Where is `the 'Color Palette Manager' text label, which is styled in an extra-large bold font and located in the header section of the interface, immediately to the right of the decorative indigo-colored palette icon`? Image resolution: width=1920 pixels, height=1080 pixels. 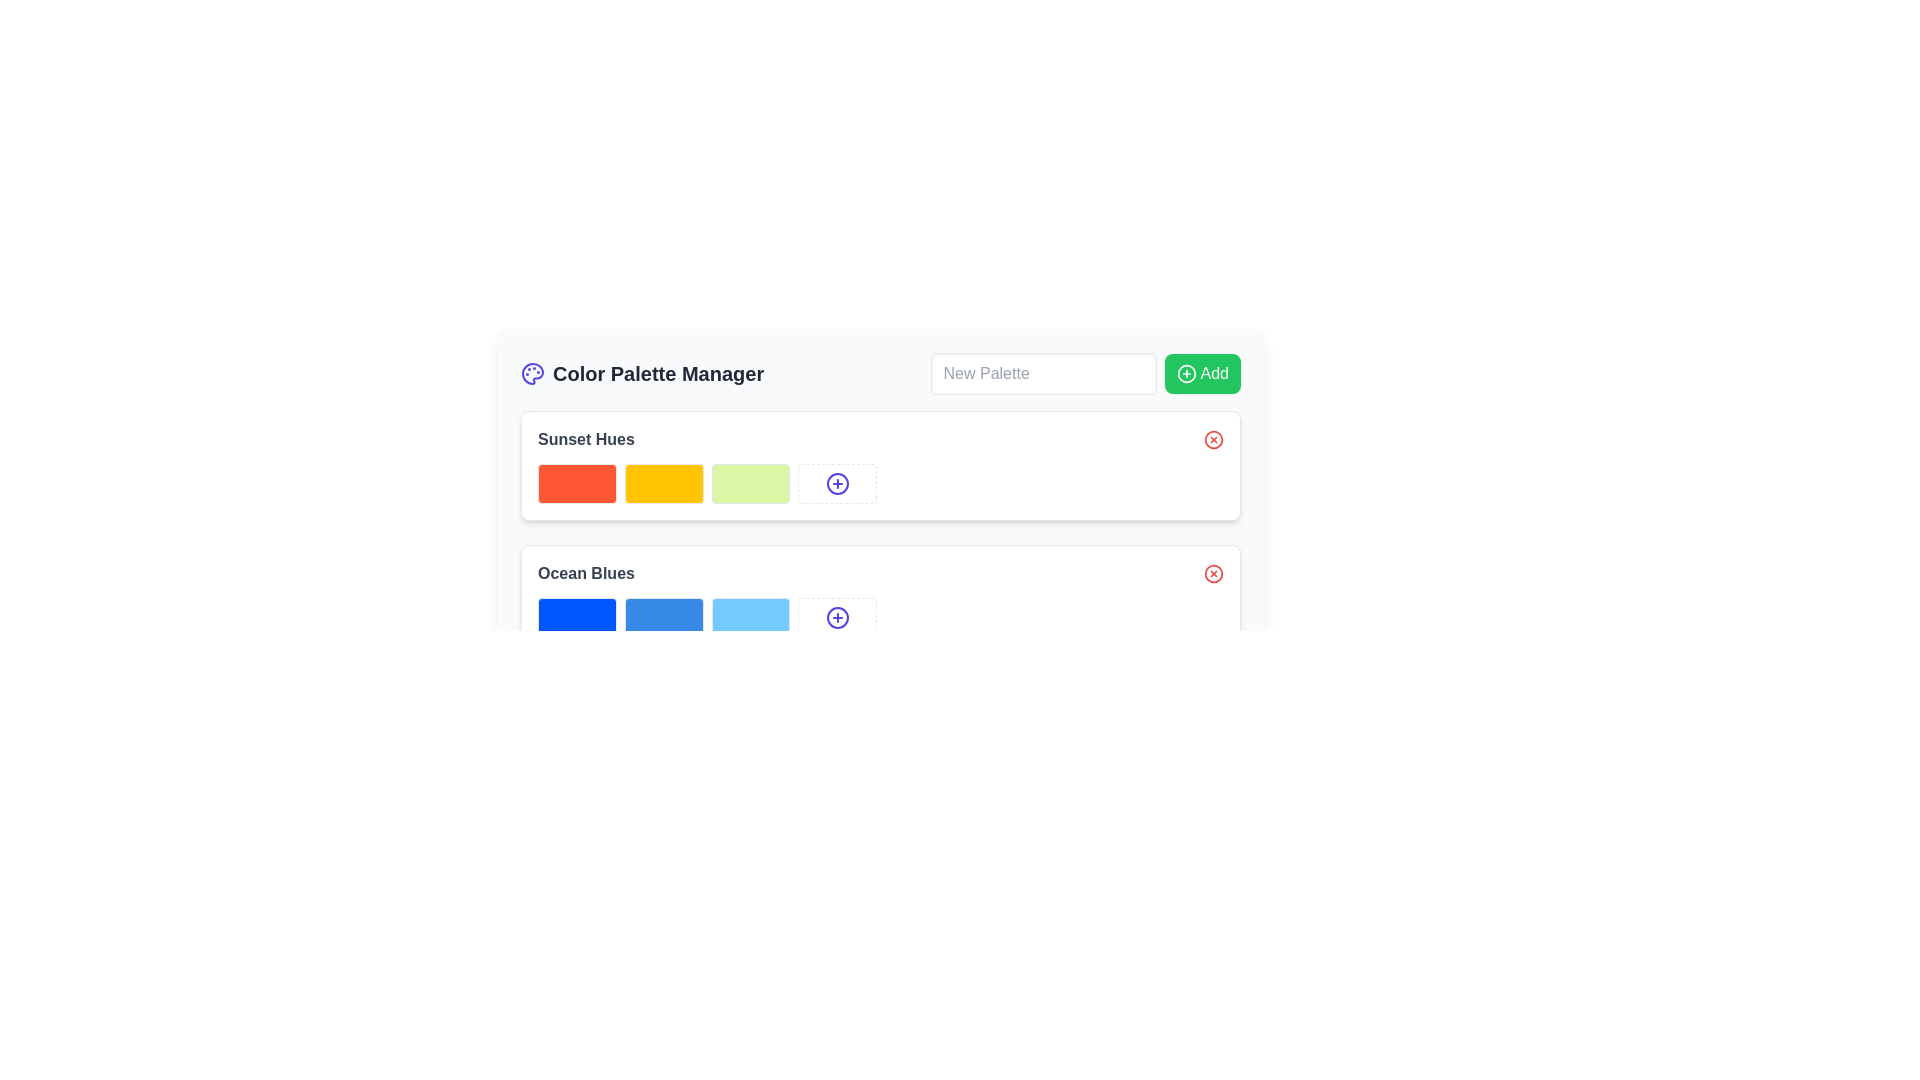
the 'Color Palette Manager' text label, which is styled in an extra-large bold font and located in the header section of the interface, immediately to the right of the decorative indigo-colored palette icon is located at coordinates (642, 374).